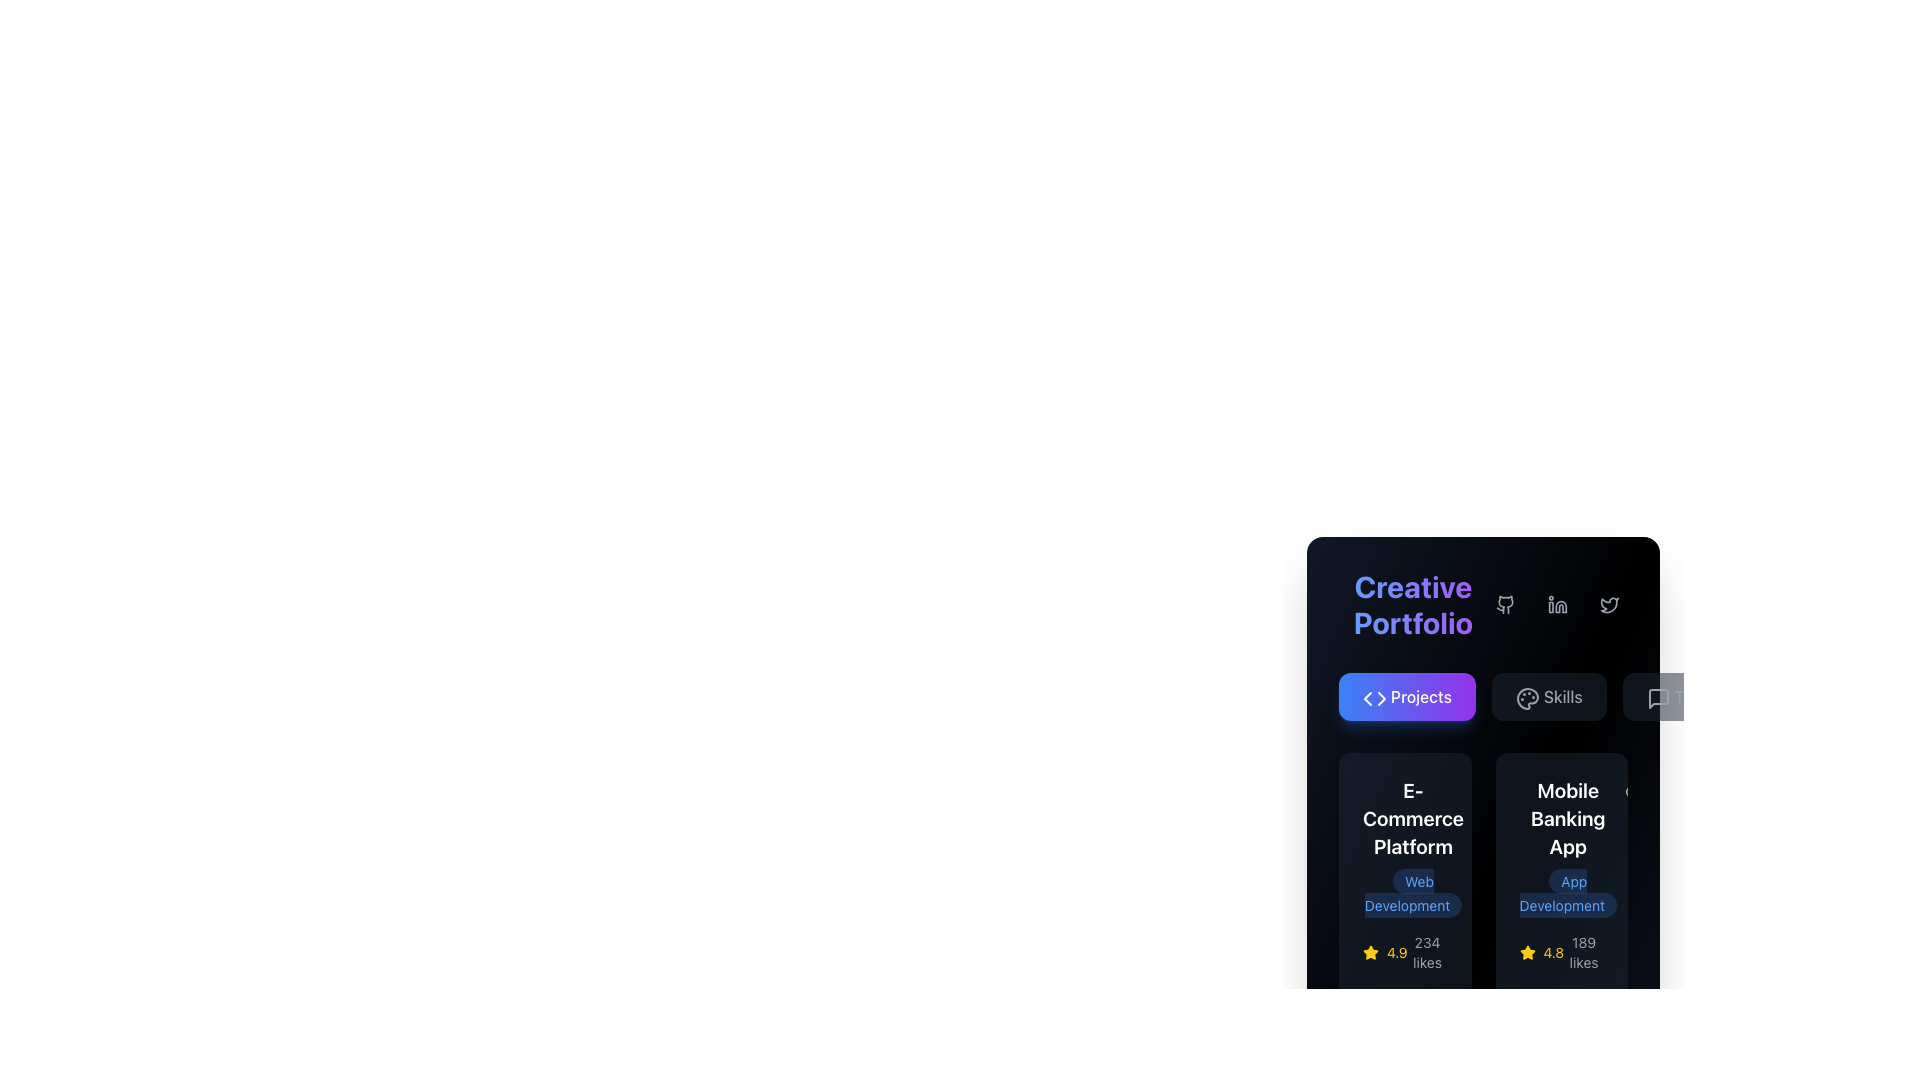 The height and width of the screenshot is (1080, 1920). Describe the element at coordinates (1384, 951) in the screenshot. I see `rating displayed in the yellow star icon, which shows '4.9' in bold yellow font against a dark background, located near the bottom left of the card` at that location.